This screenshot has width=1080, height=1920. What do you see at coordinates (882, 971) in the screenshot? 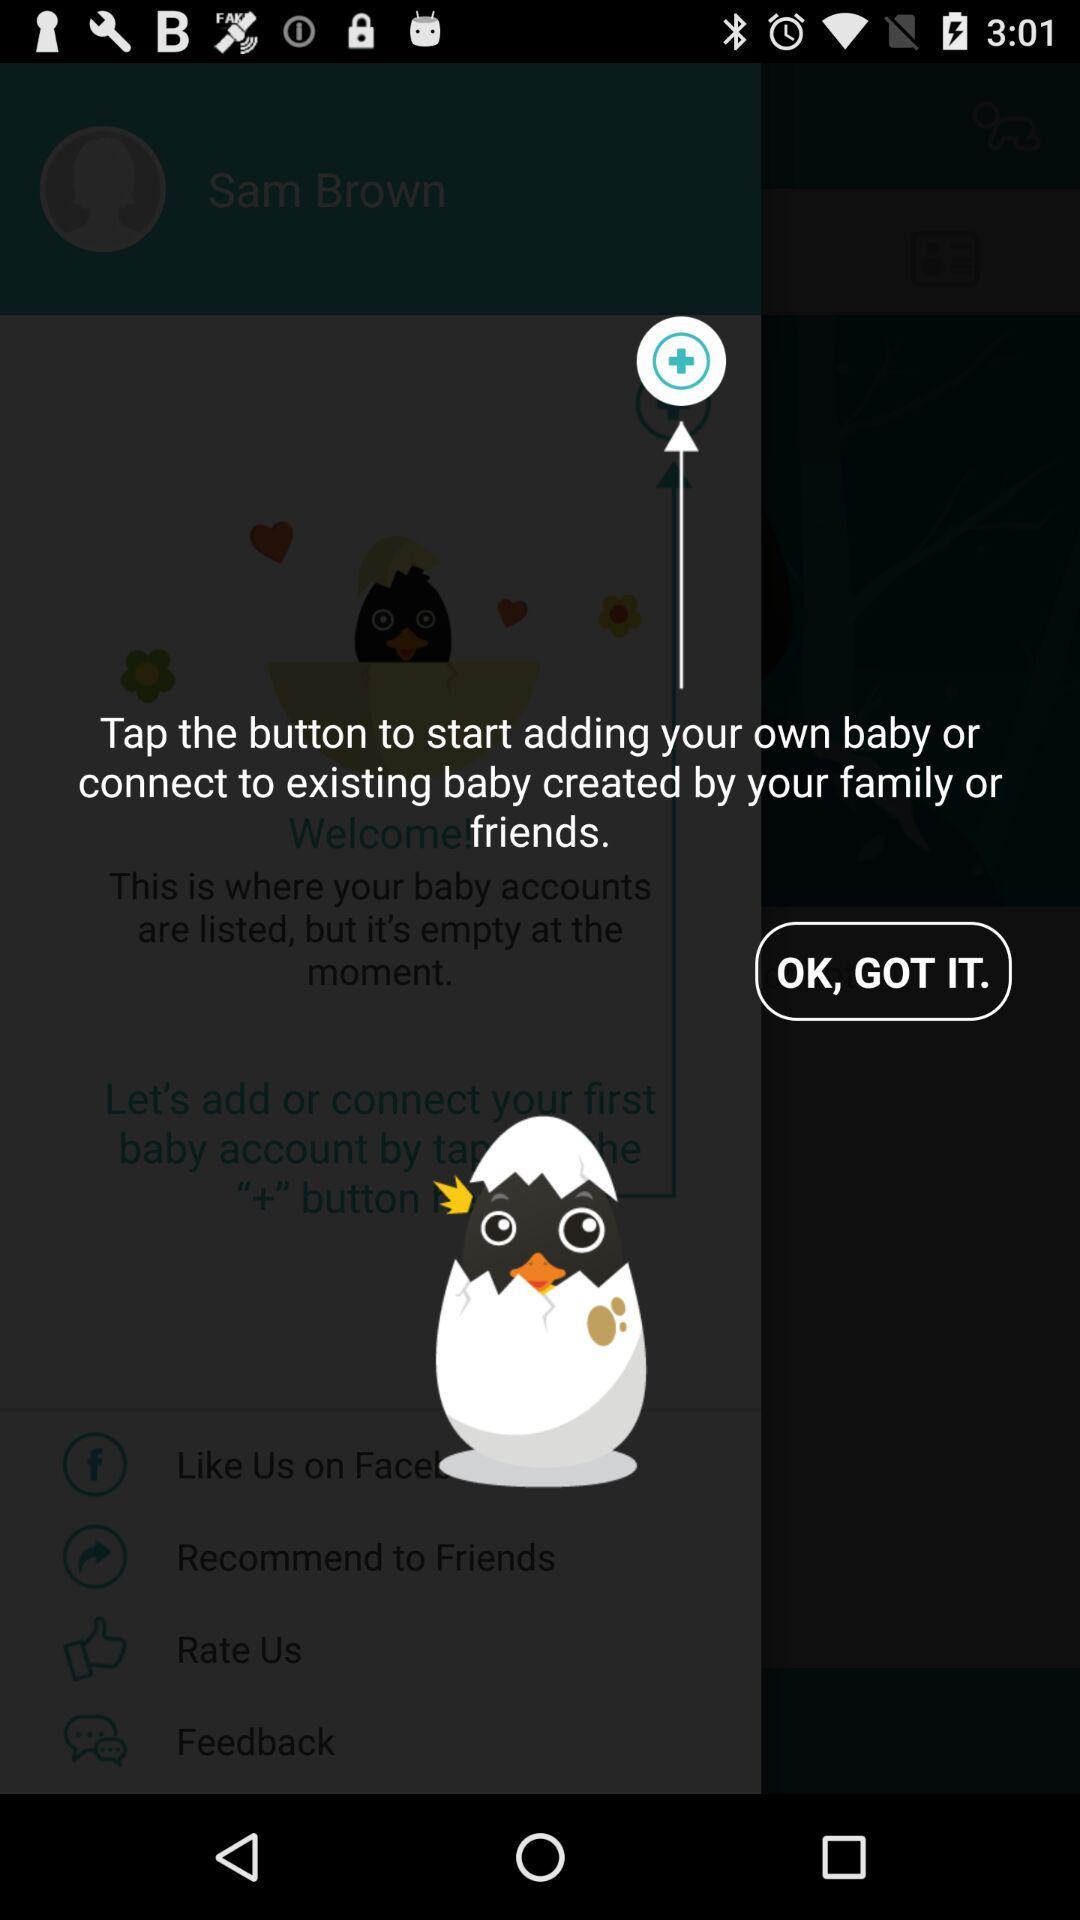
I see `the icon on the right` at bounding box center [882, 971].